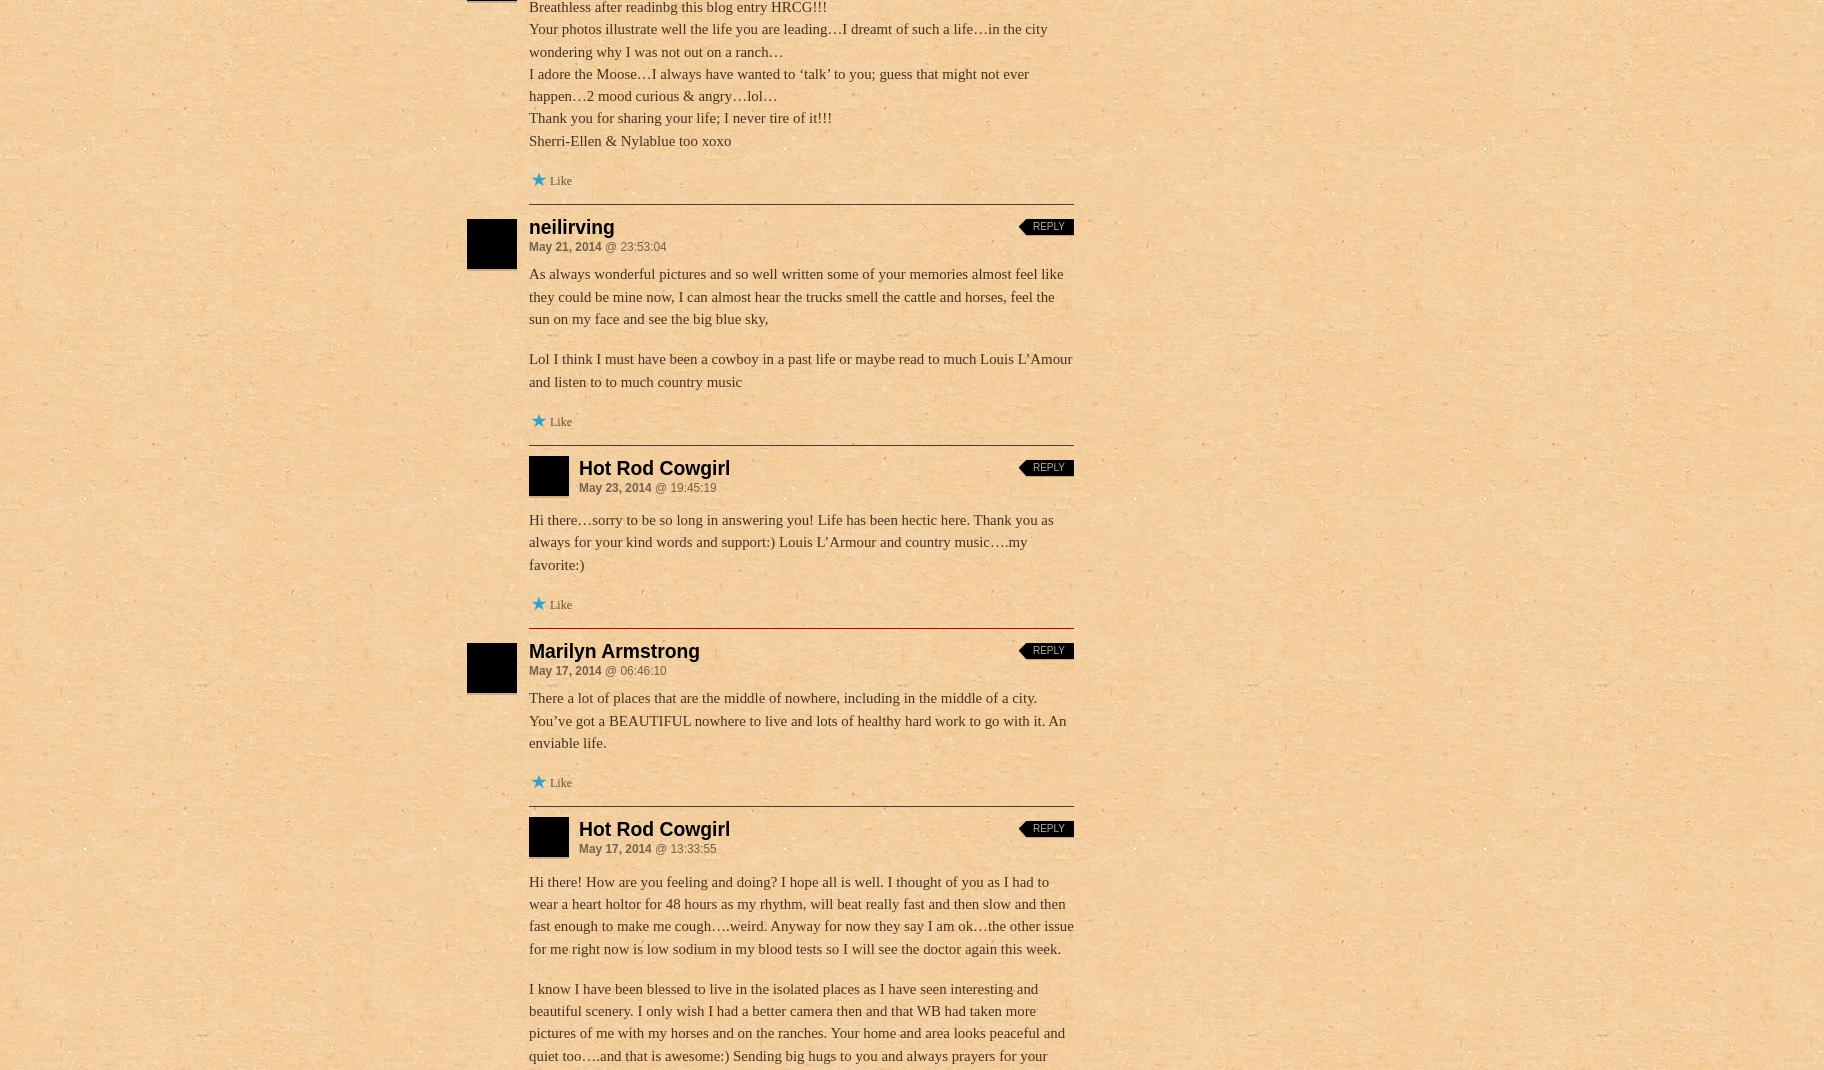 The height and width of the screenshot is (1070, 1824). What do you see at coordinates (614, 486) in the screenshot?
I see `'May 23, 2014'` at bounding box center [614, 486].